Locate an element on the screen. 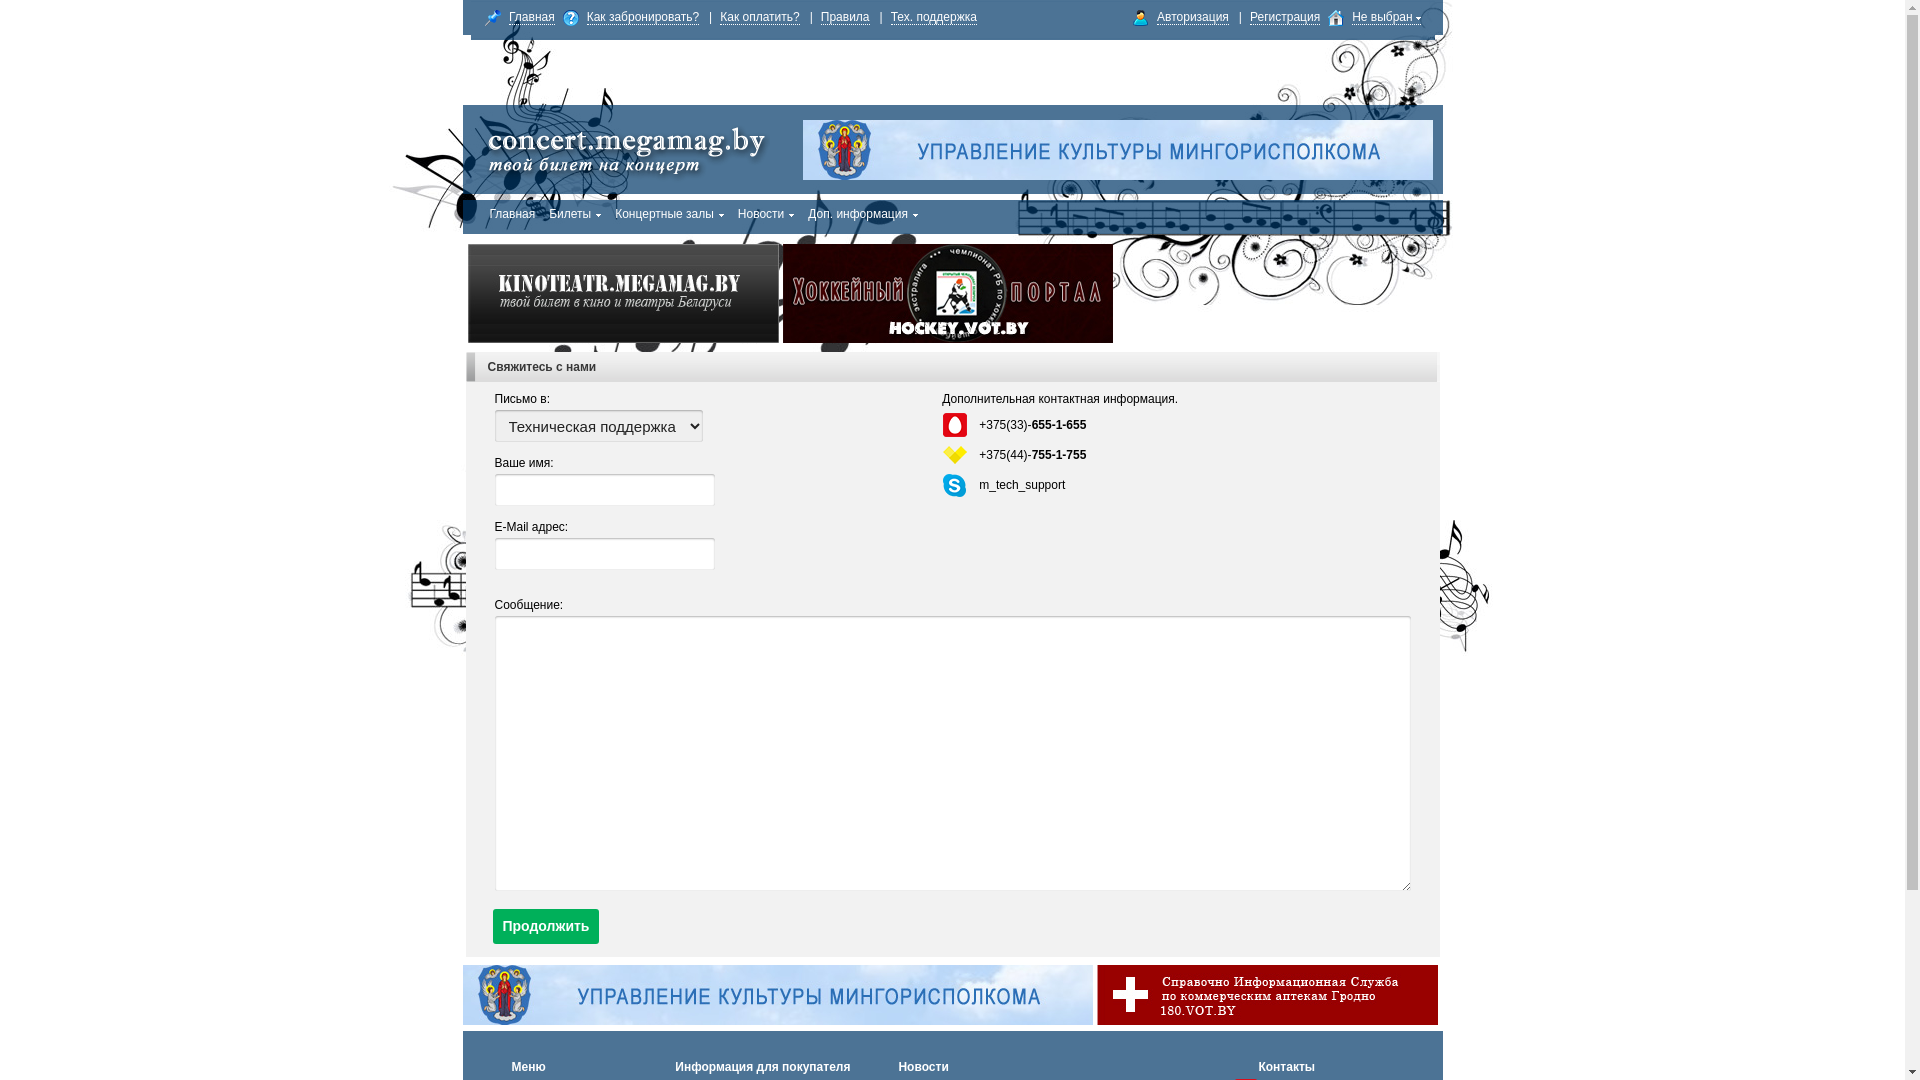 The image size is (1920, 1080). ' hockey.vot.by ' is located at coordinates (781, 293).